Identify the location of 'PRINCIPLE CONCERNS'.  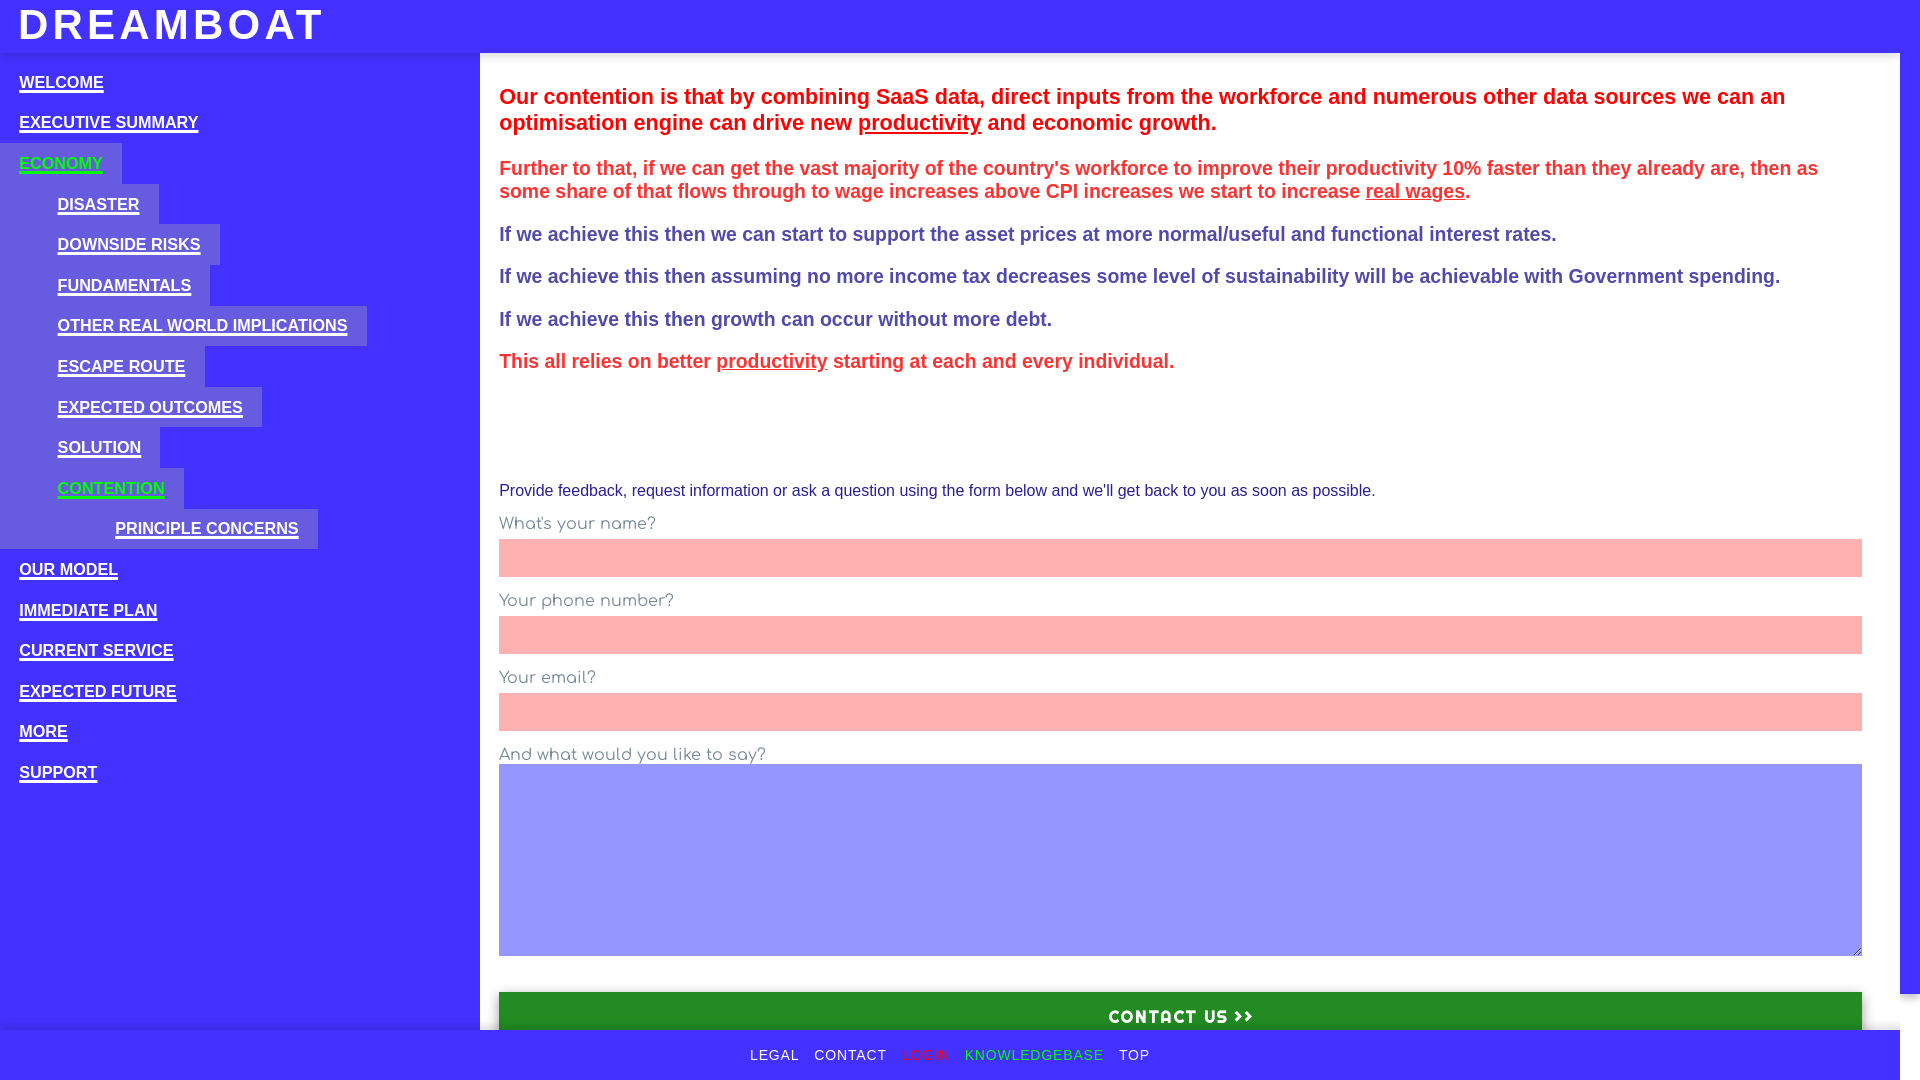
(157, 528).